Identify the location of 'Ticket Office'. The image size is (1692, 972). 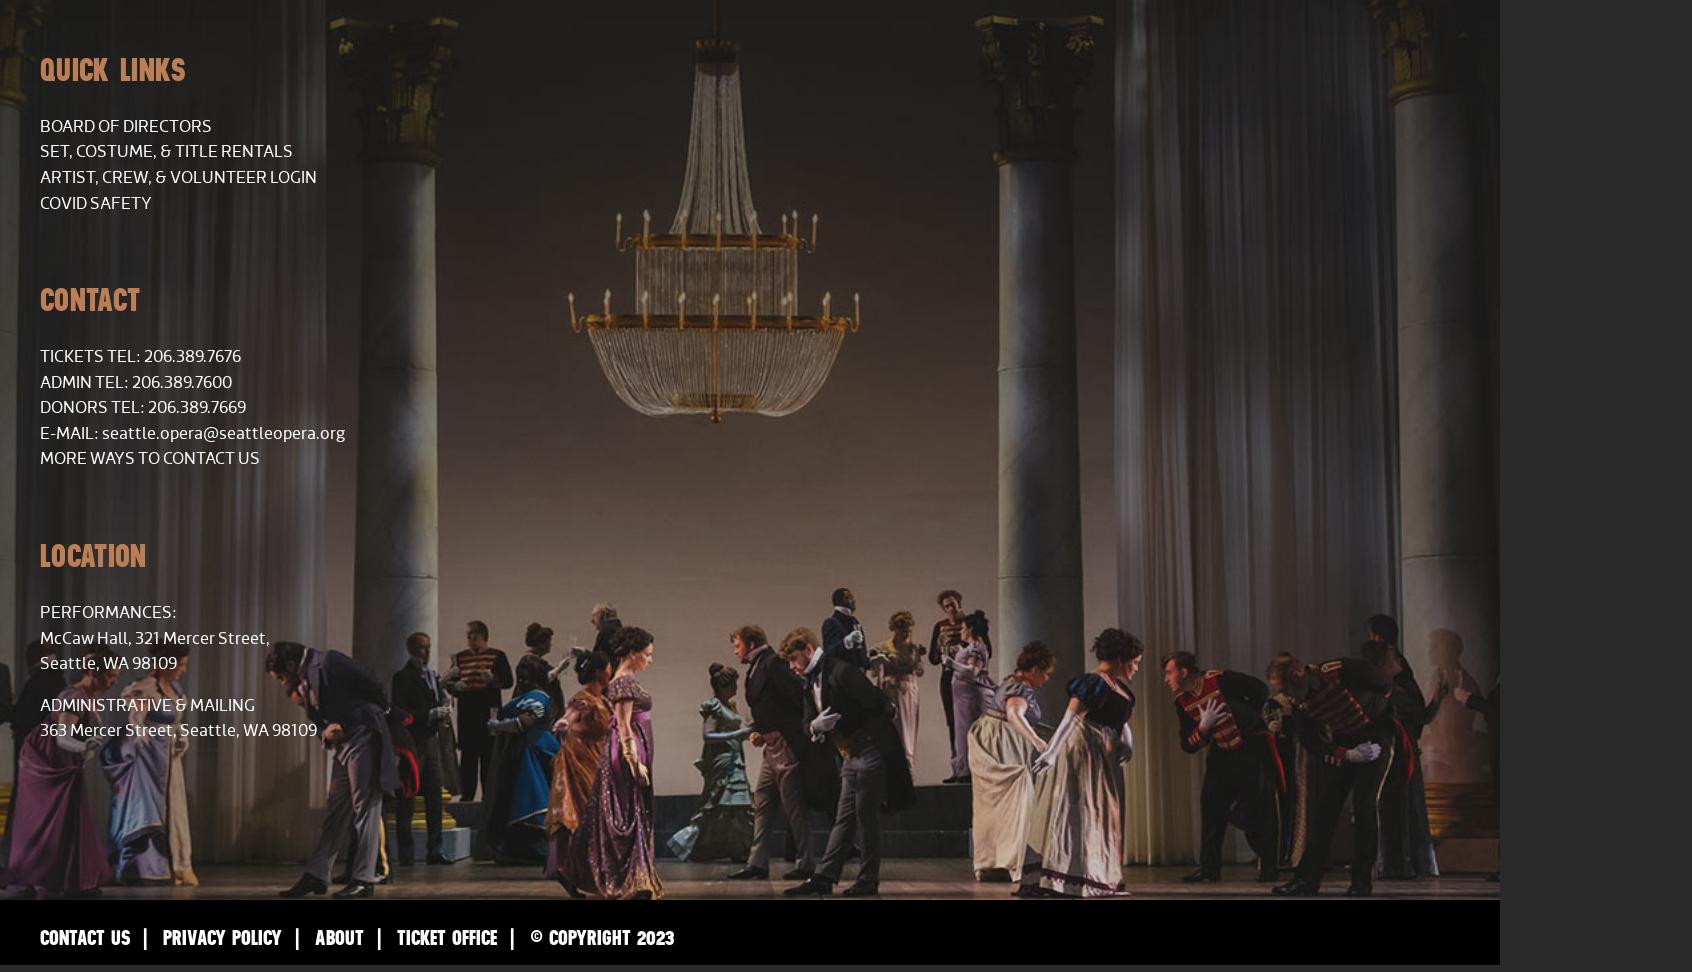
(446, 935).